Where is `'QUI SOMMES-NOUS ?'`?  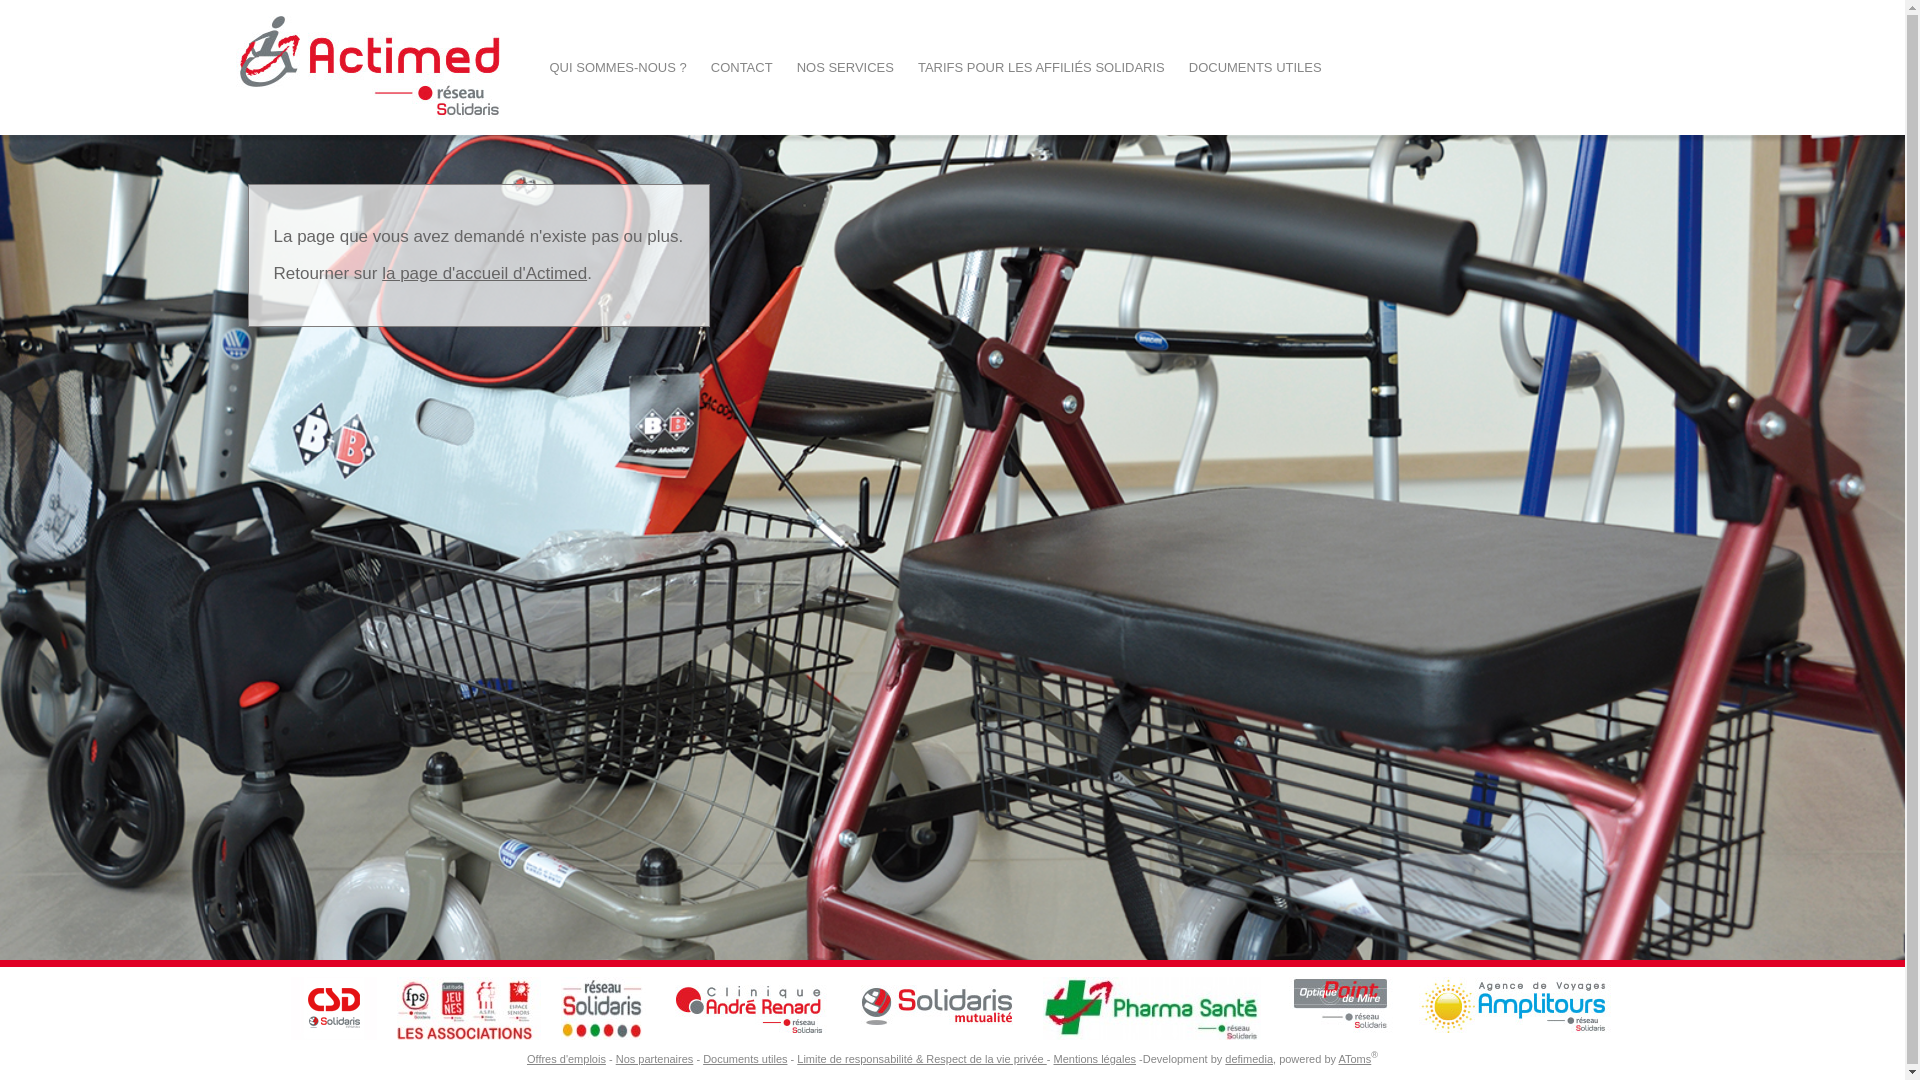
'QUI SOMMES-NOUS ?' is located at coordinates (617, 66).